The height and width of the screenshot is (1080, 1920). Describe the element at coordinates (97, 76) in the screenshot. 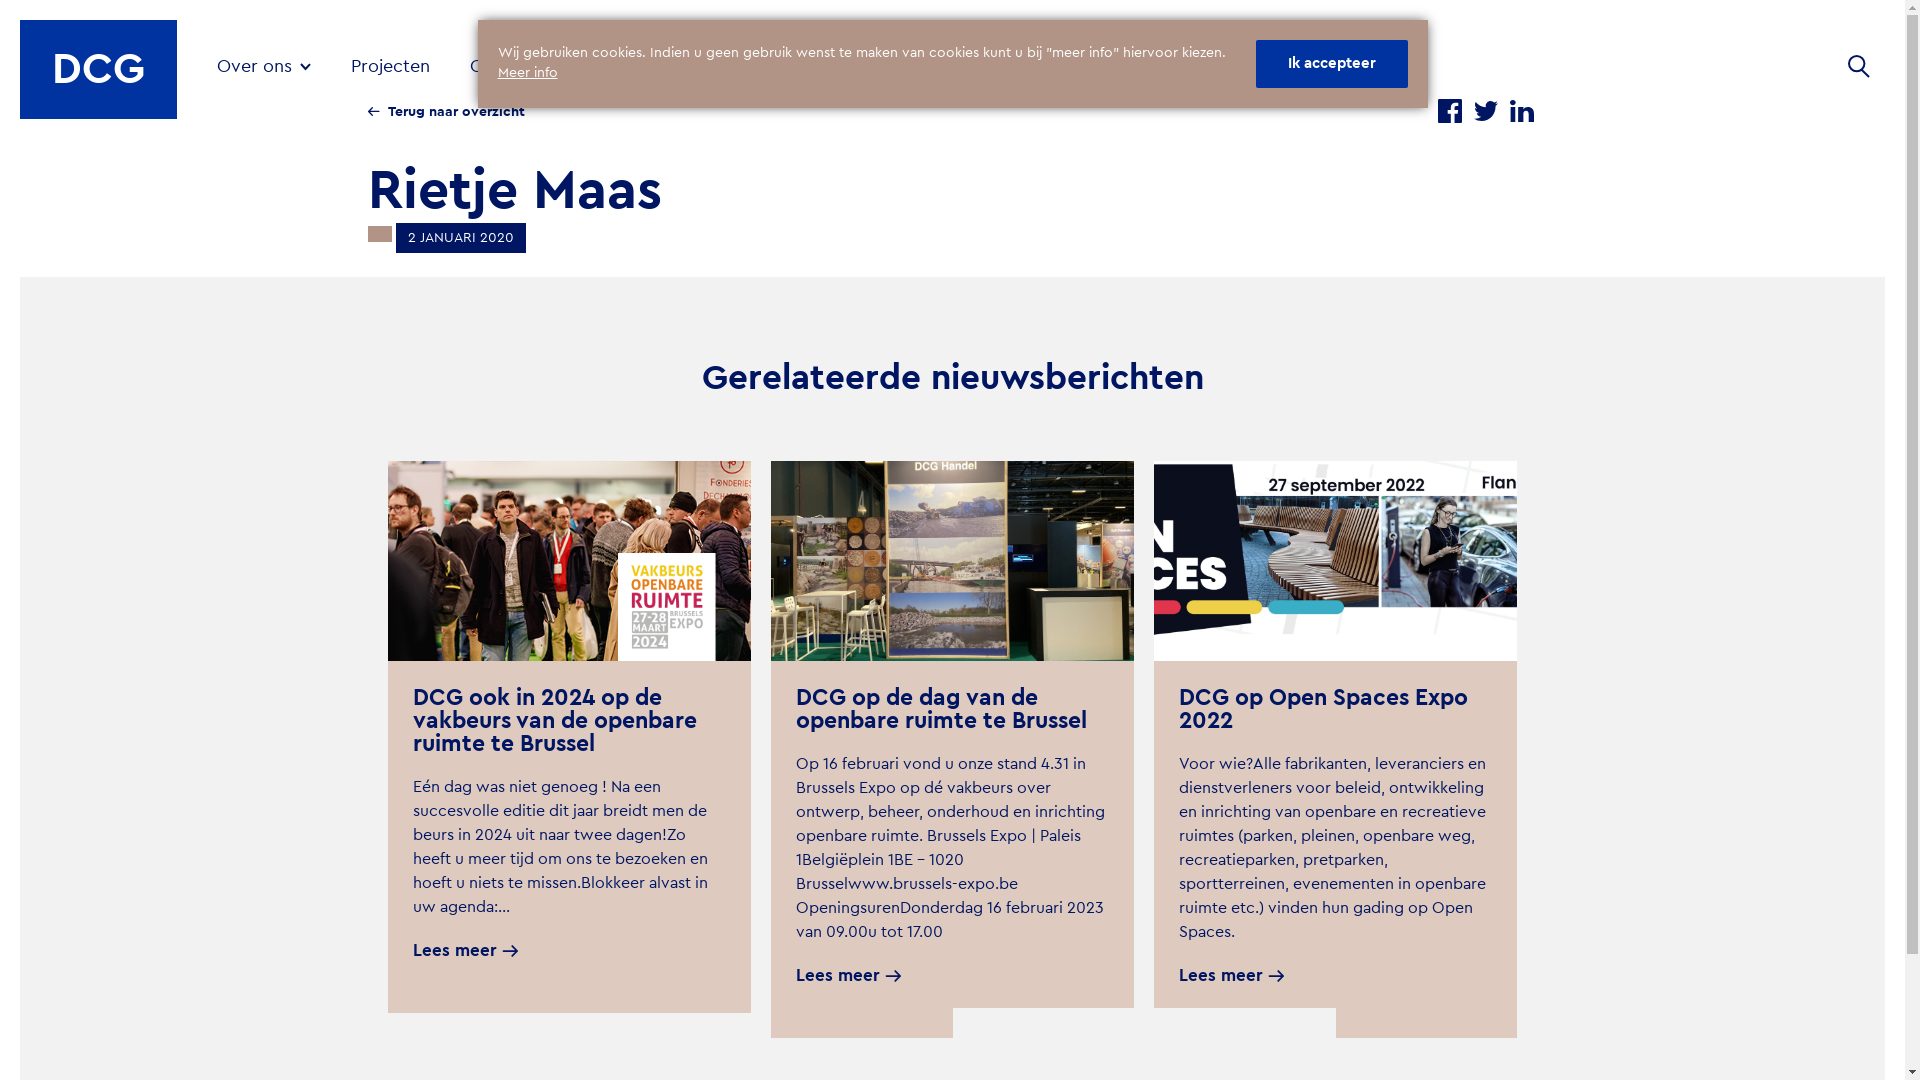

I see `'DCG'` at that location.